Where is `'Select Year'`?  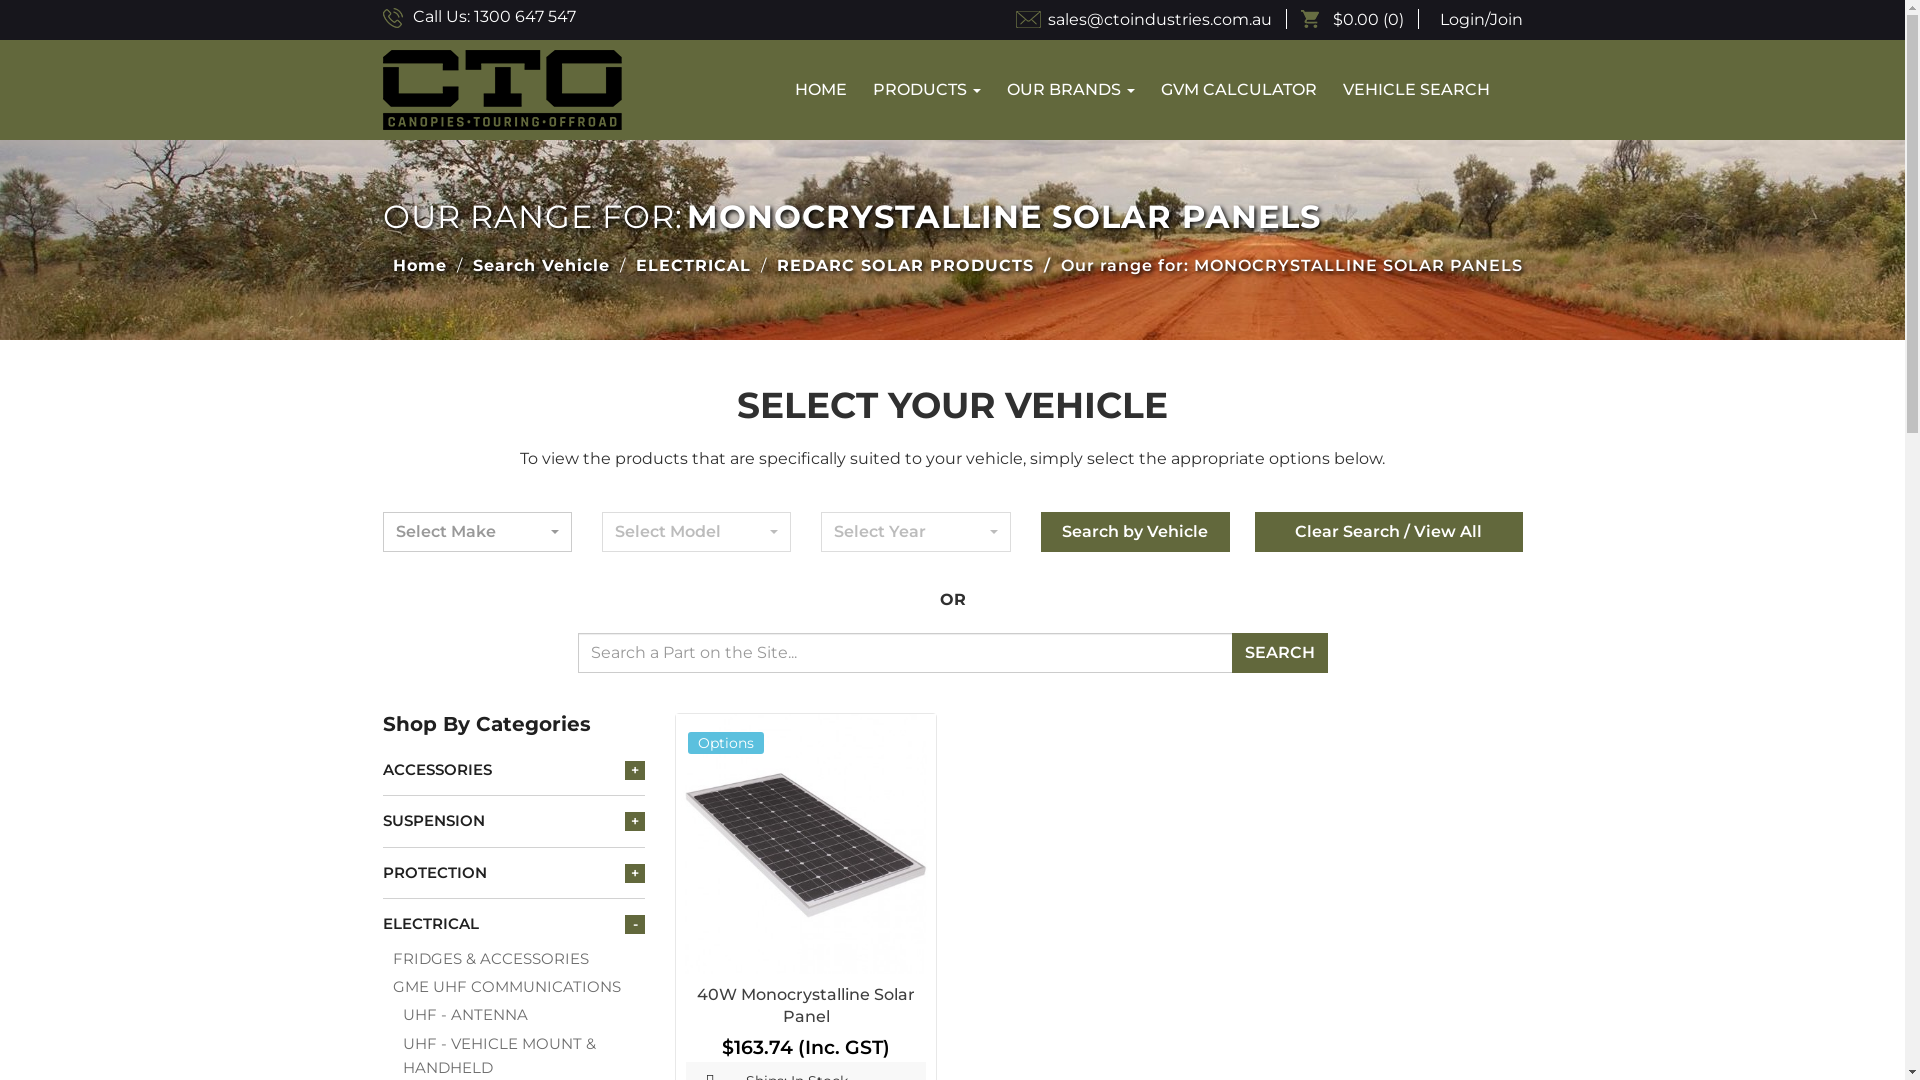 'Select Year' is located at coordinates (914, 531).